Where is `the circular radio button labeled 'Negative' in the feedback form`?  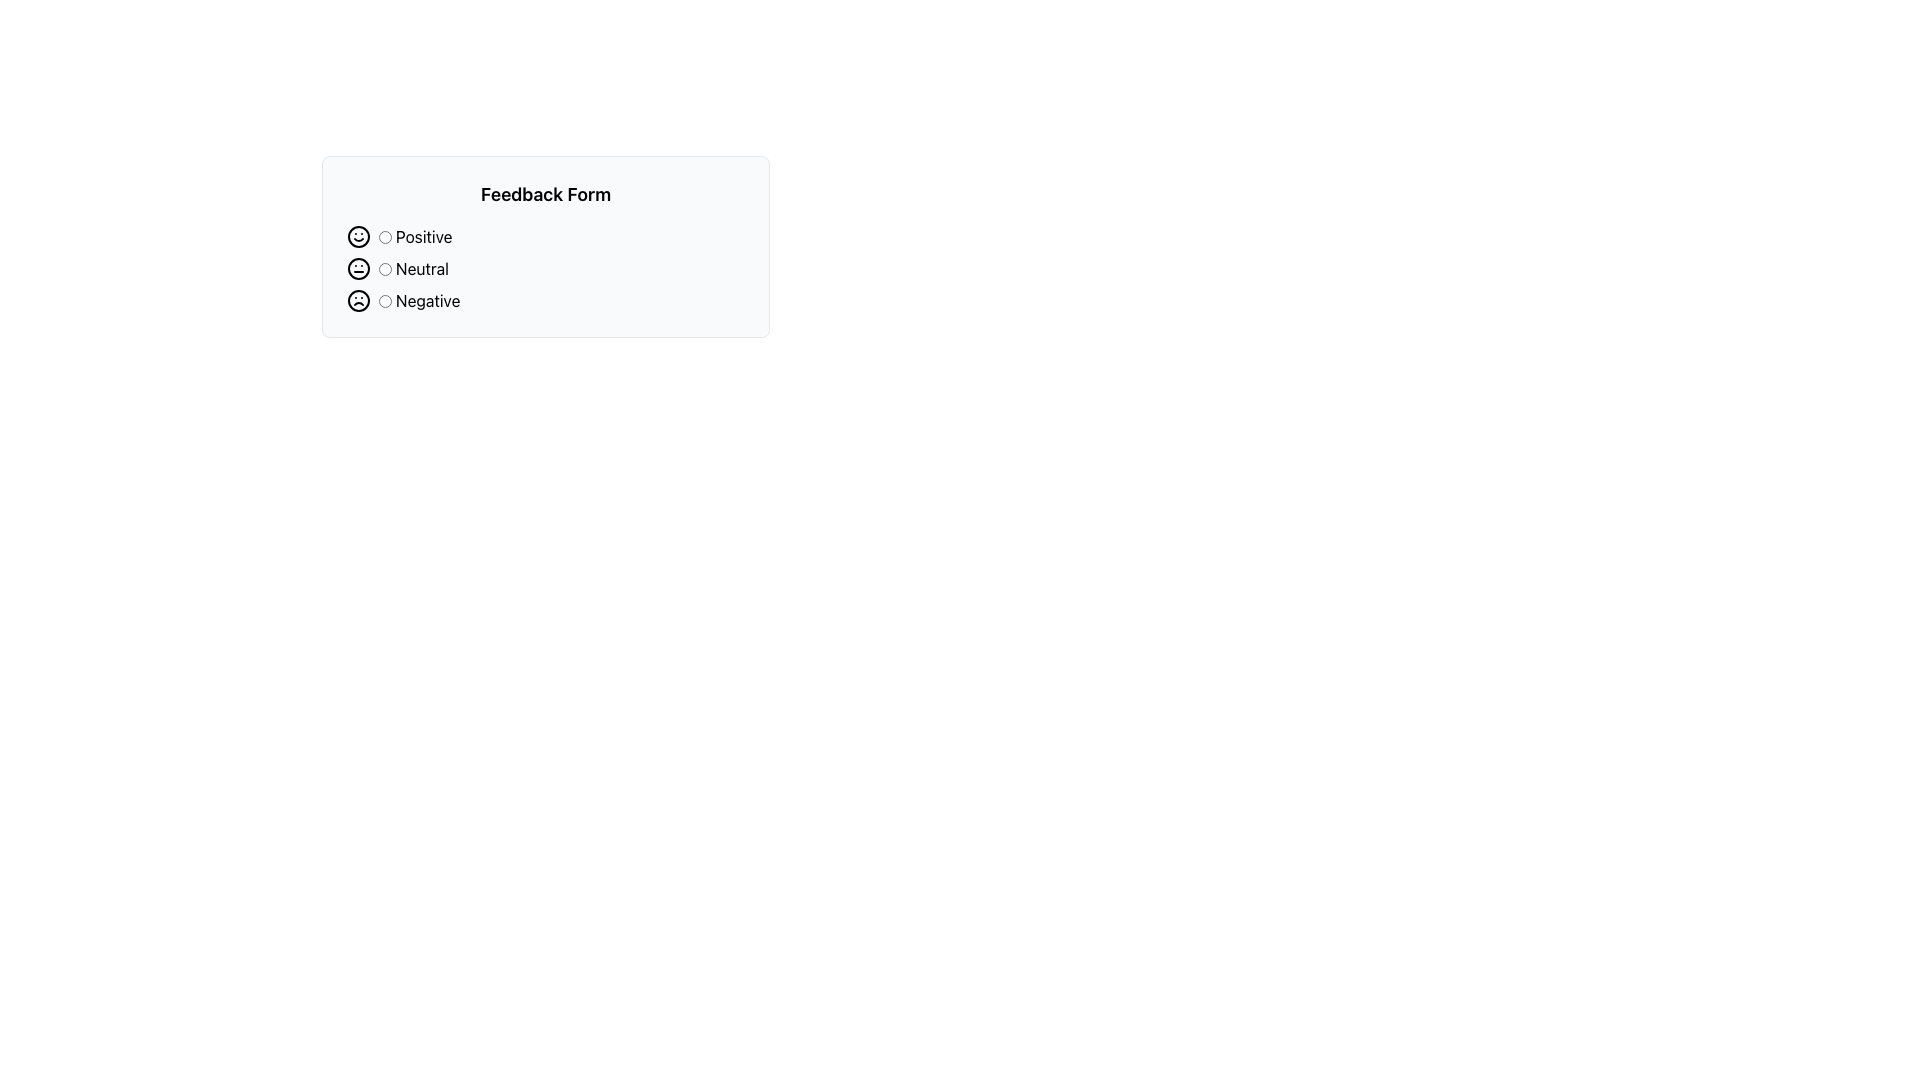 the circular radio button labeled 'Negative' in the feedback form is located at coordinates (385, 300).